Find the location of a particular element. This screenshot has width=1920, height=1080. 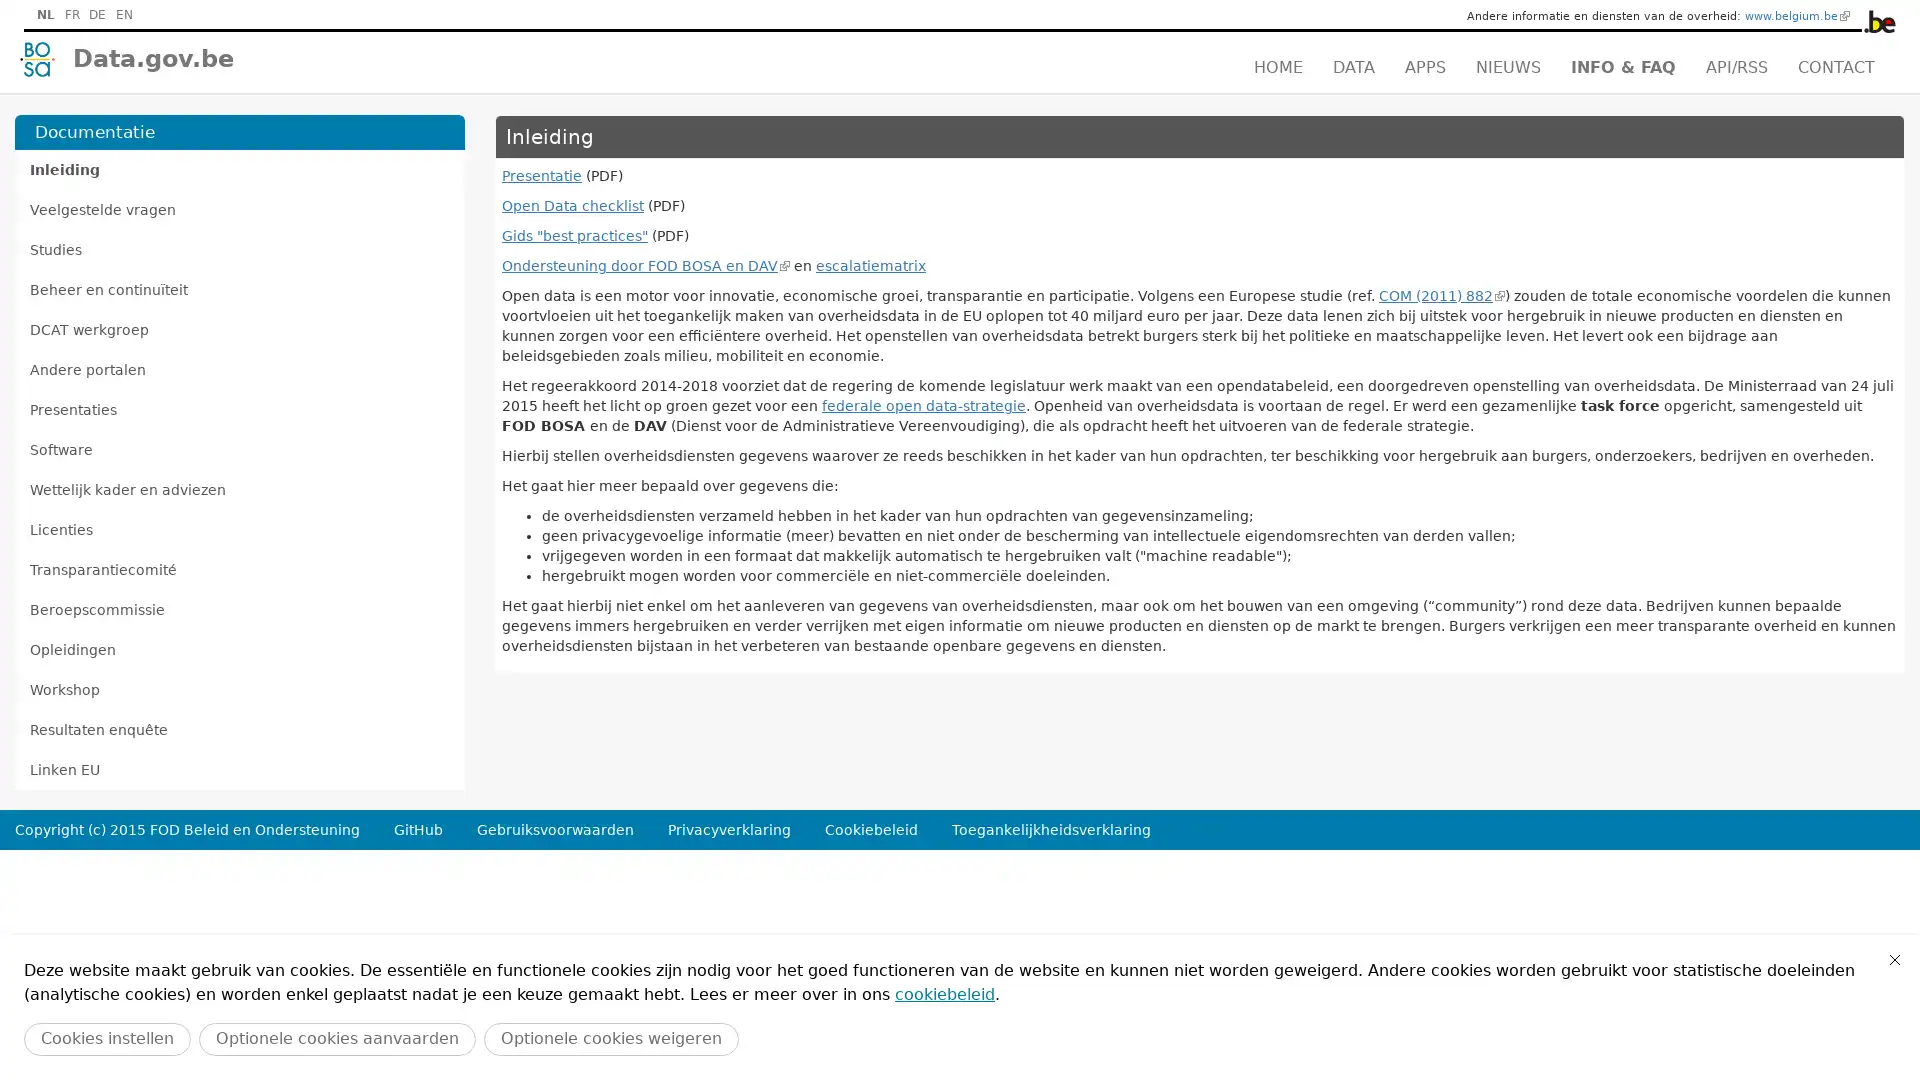

Optionele cookies aanvaarden is located at coordinates (337, 1038).